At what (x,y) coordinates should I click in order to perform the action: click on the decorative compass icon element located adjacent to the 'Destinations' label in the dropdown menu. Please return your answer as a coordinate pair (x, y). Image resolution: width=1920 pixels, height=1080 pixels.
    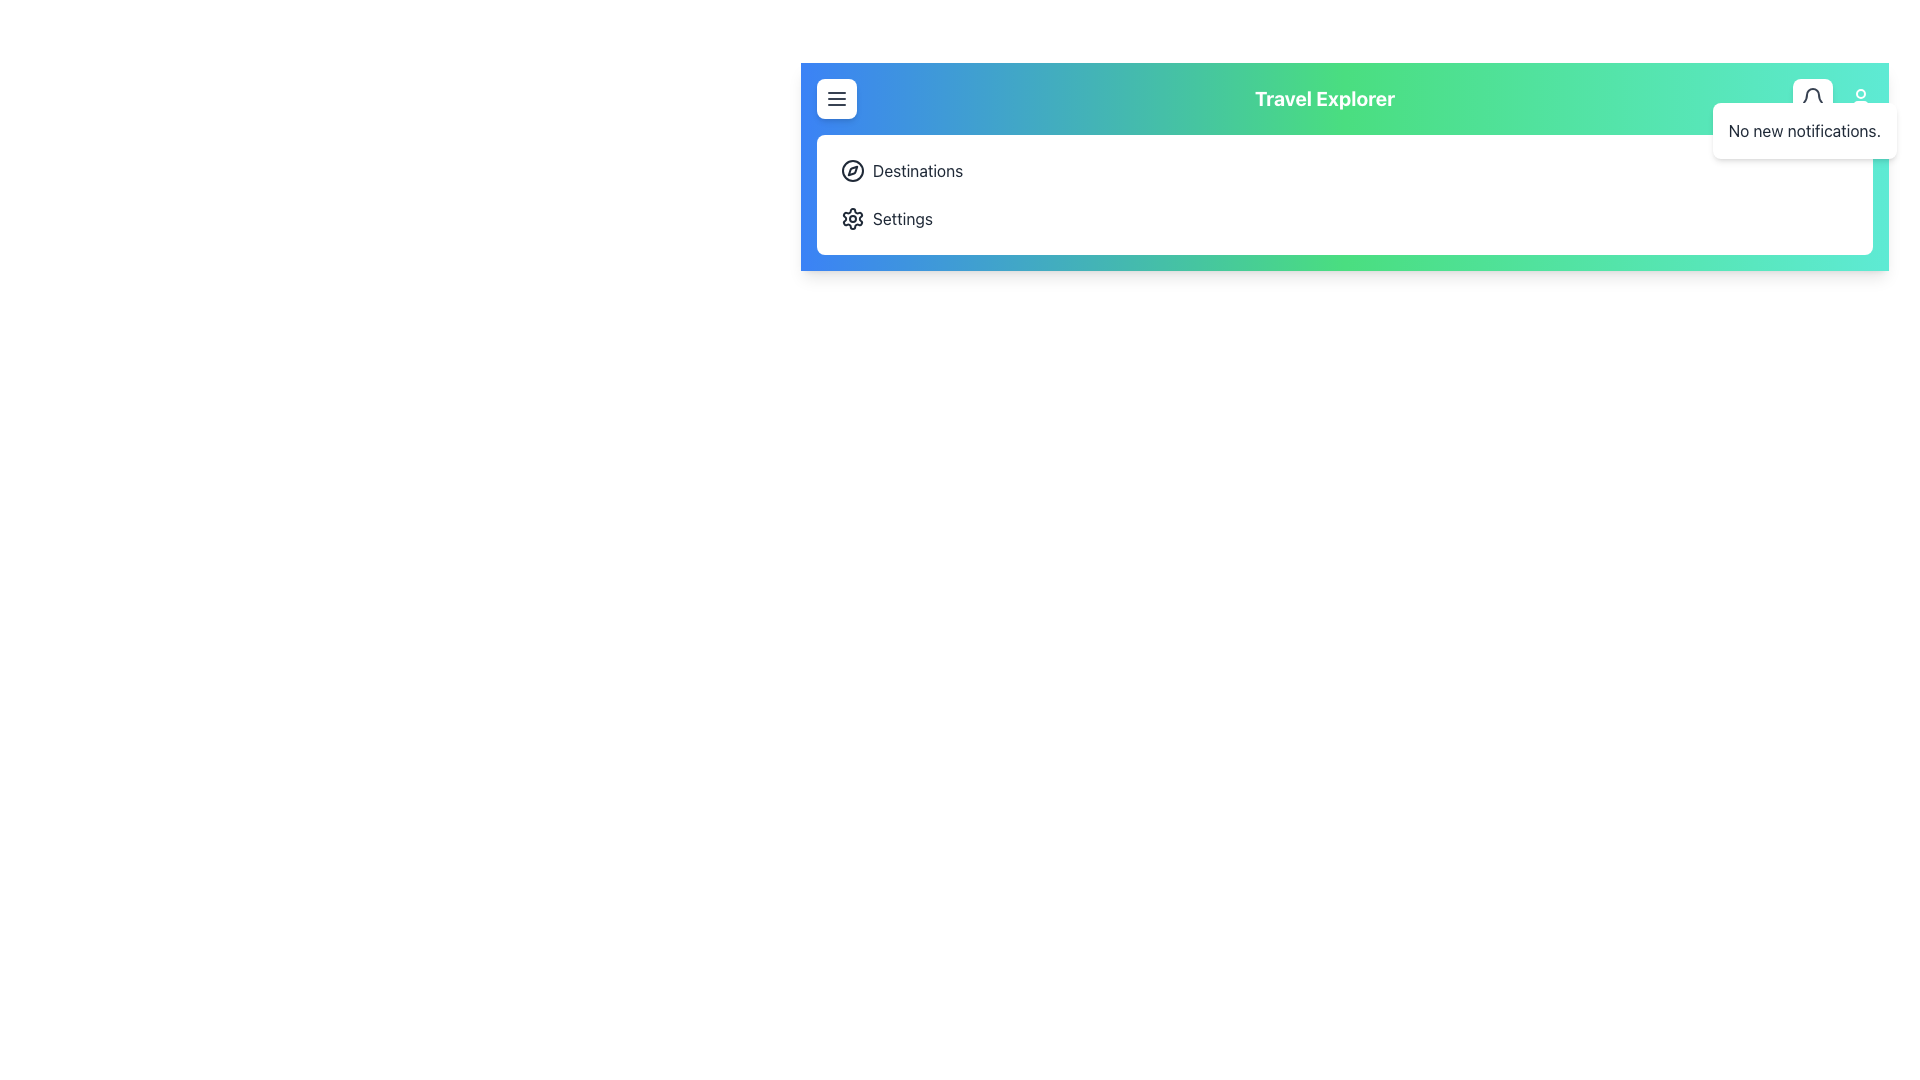
    Looking at the image, I should click on (853, 169).